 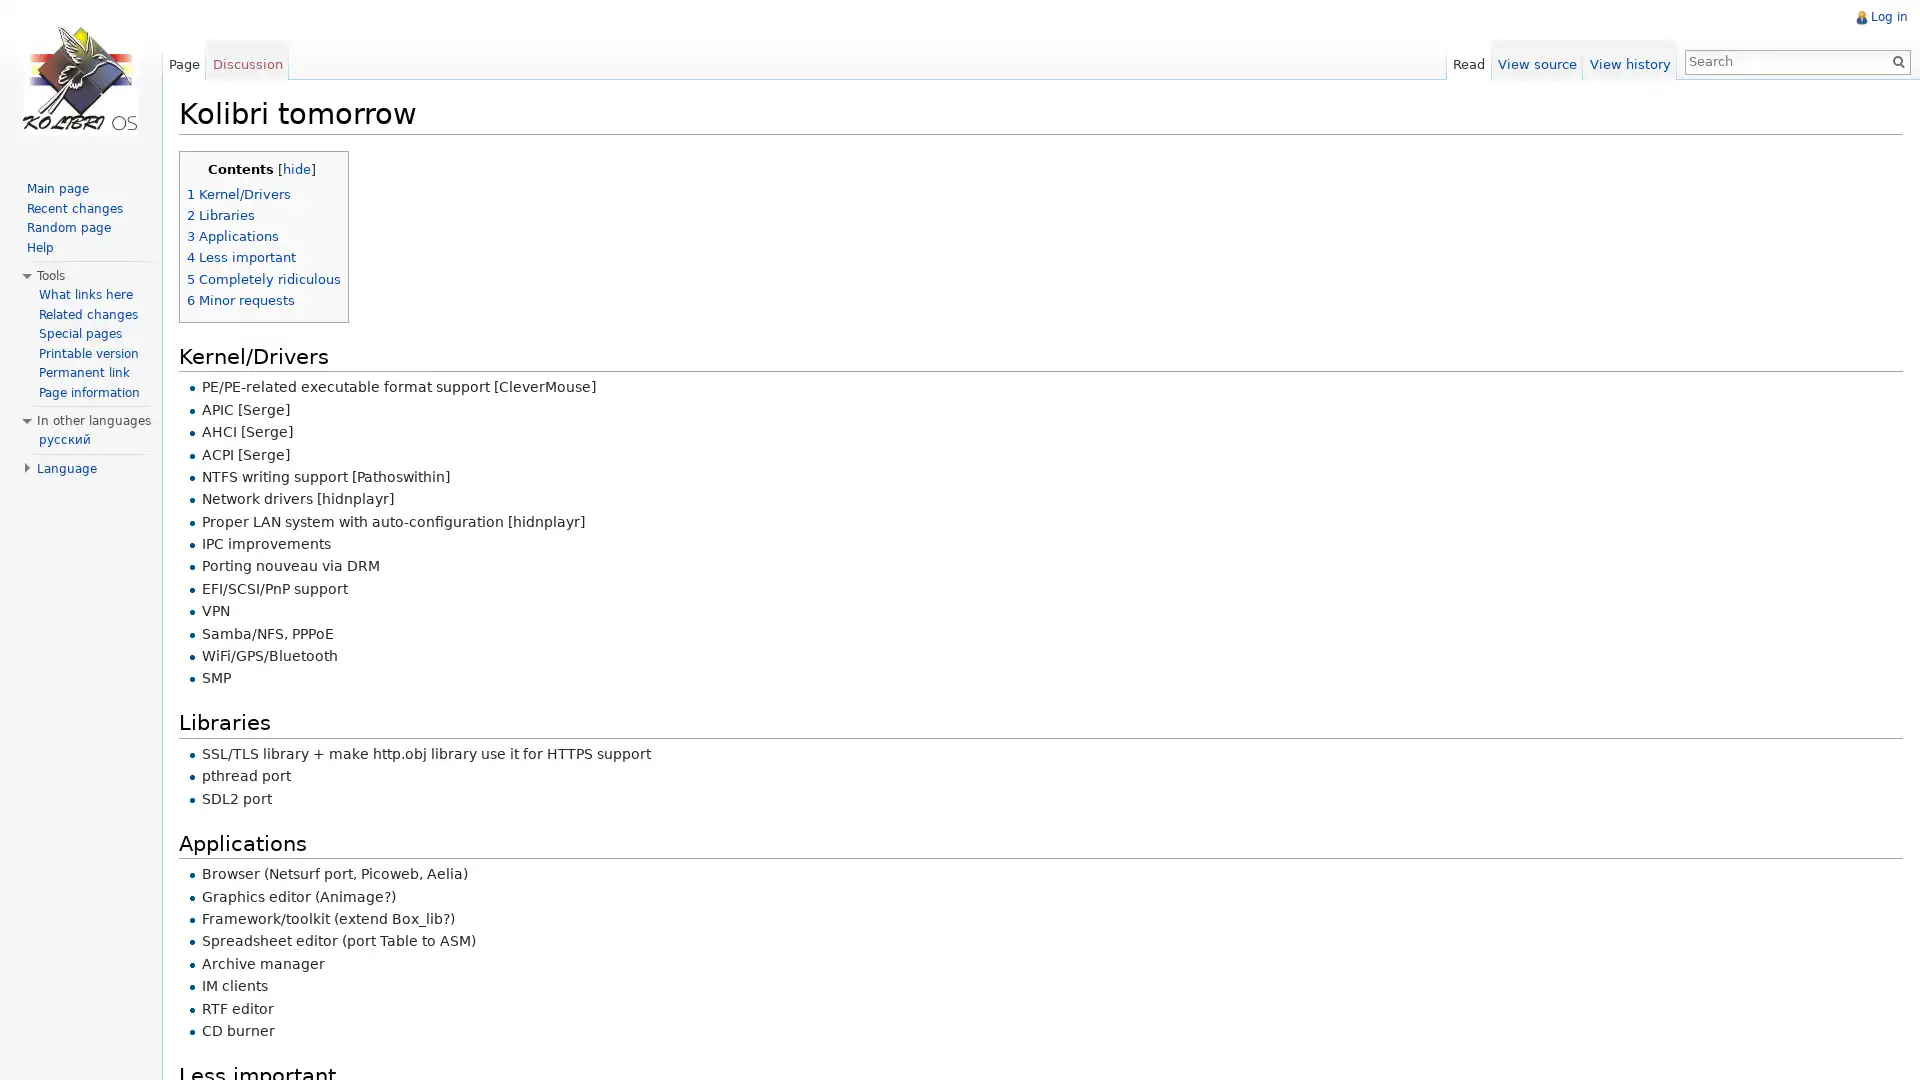 I want to click on Go, so click(x=1890, y=60).